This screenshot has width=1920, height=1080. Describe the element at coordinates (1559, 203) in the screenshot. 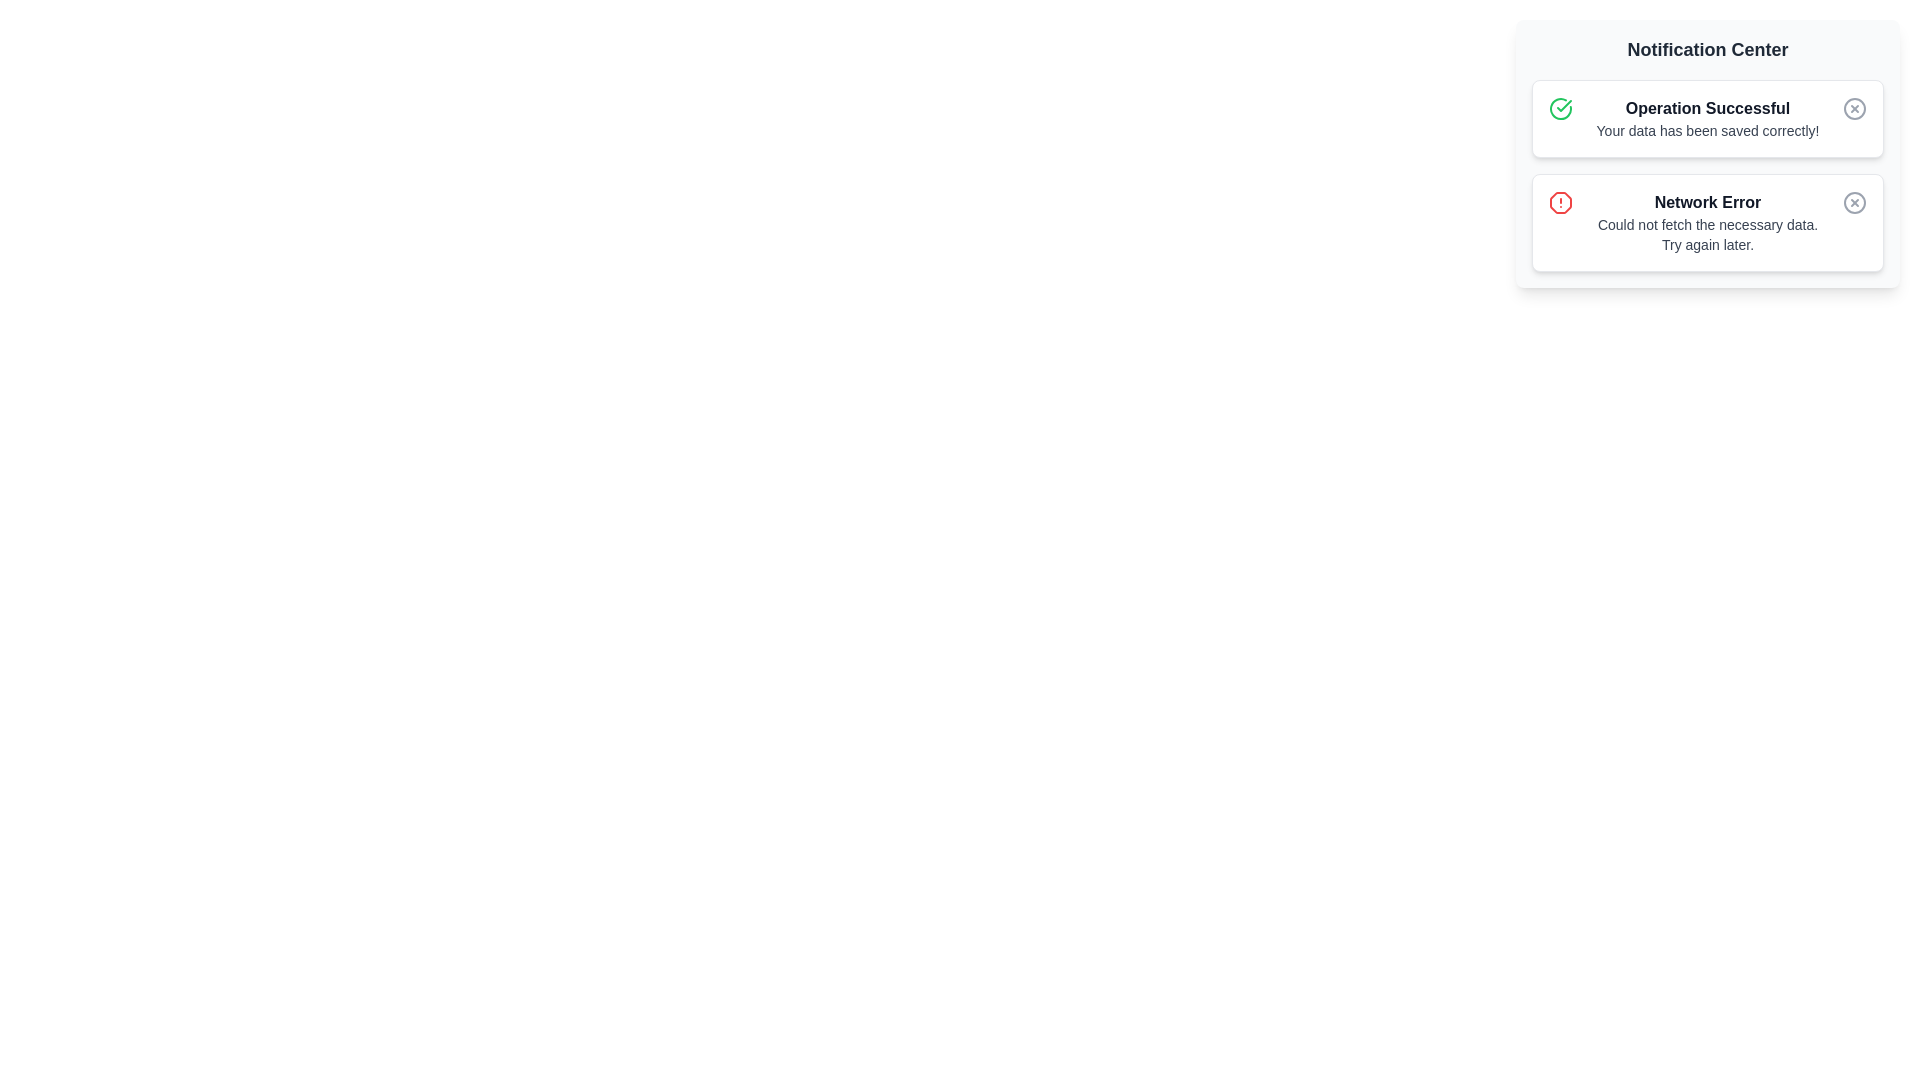

I see `the octagonal red icon indicating a network error, located on the left side of the notification message` at that location.